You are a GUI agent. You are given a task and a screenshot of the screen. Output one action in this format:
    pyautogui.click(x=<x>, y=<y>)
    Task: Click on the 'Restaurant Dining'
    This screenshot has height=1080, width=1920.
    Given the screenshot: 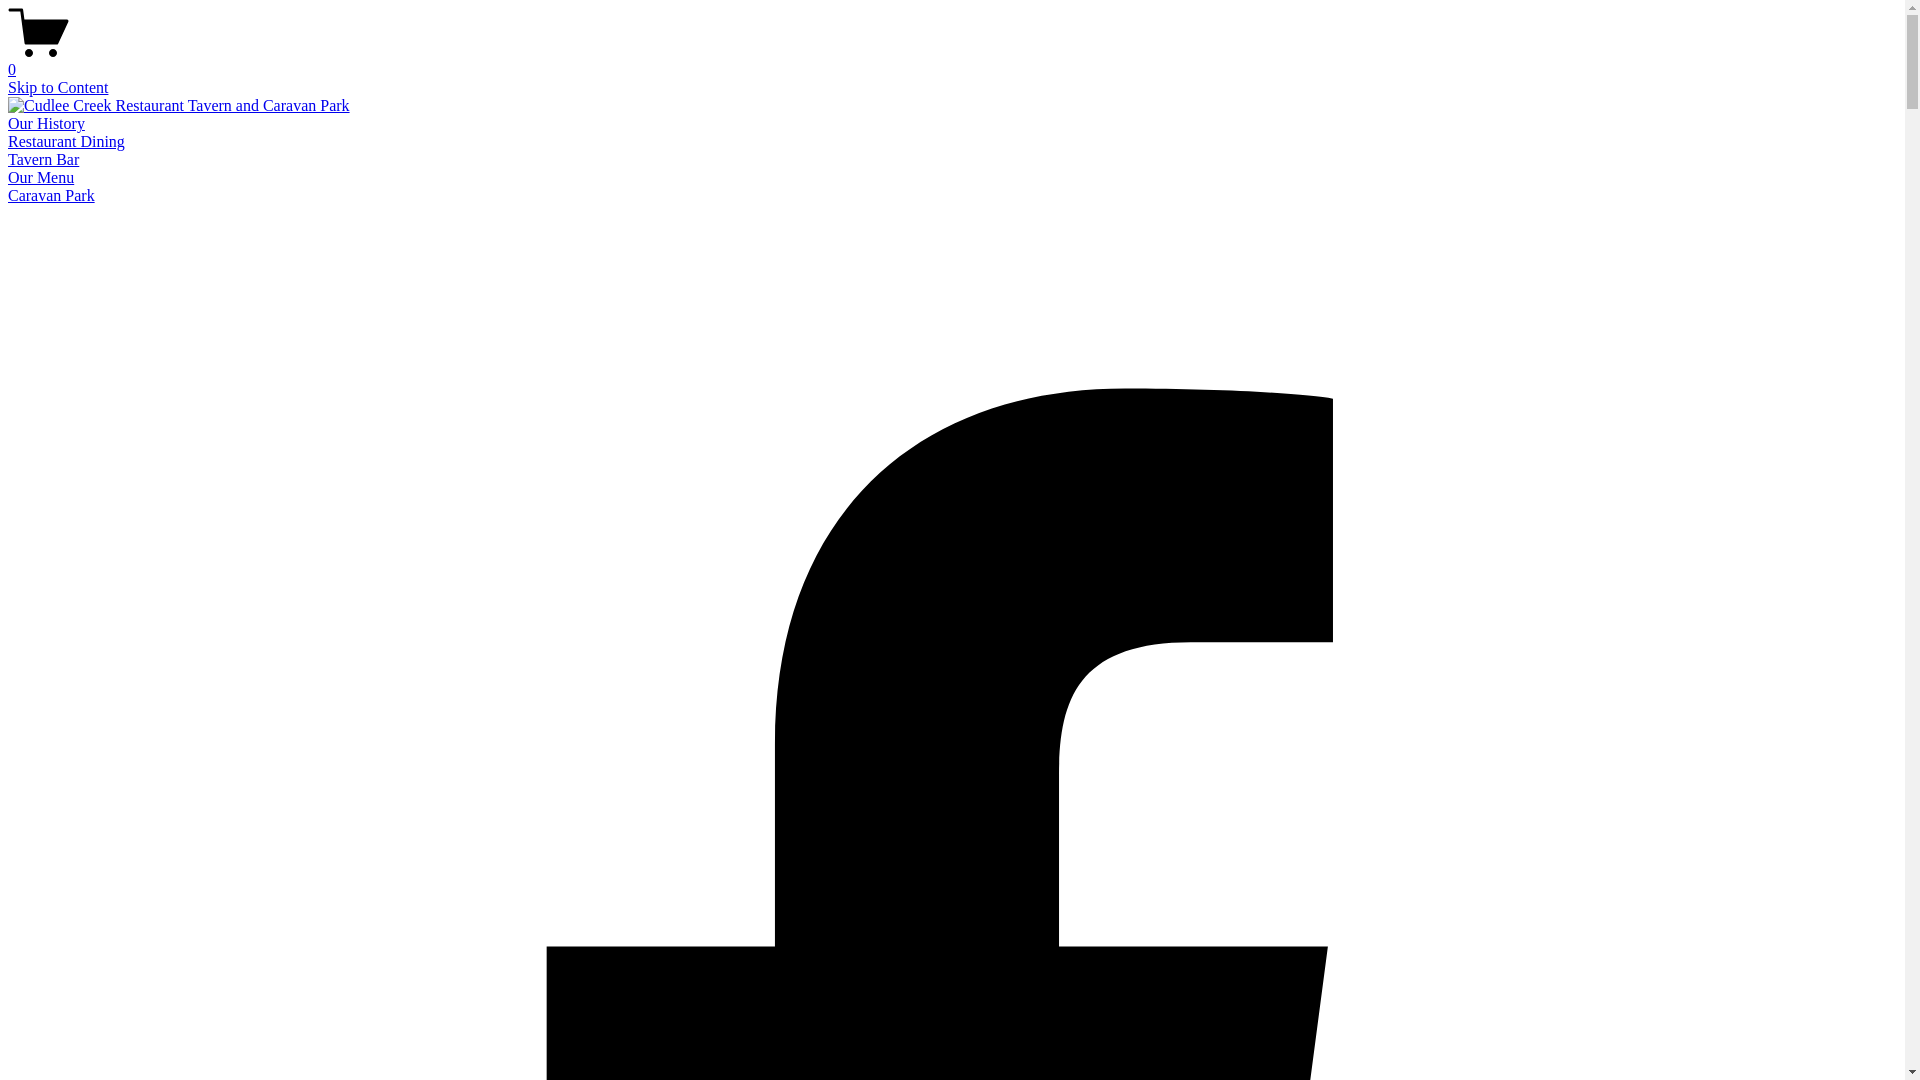 What is the action you would take?
    pyautogui.click(x=66, y=140)
    